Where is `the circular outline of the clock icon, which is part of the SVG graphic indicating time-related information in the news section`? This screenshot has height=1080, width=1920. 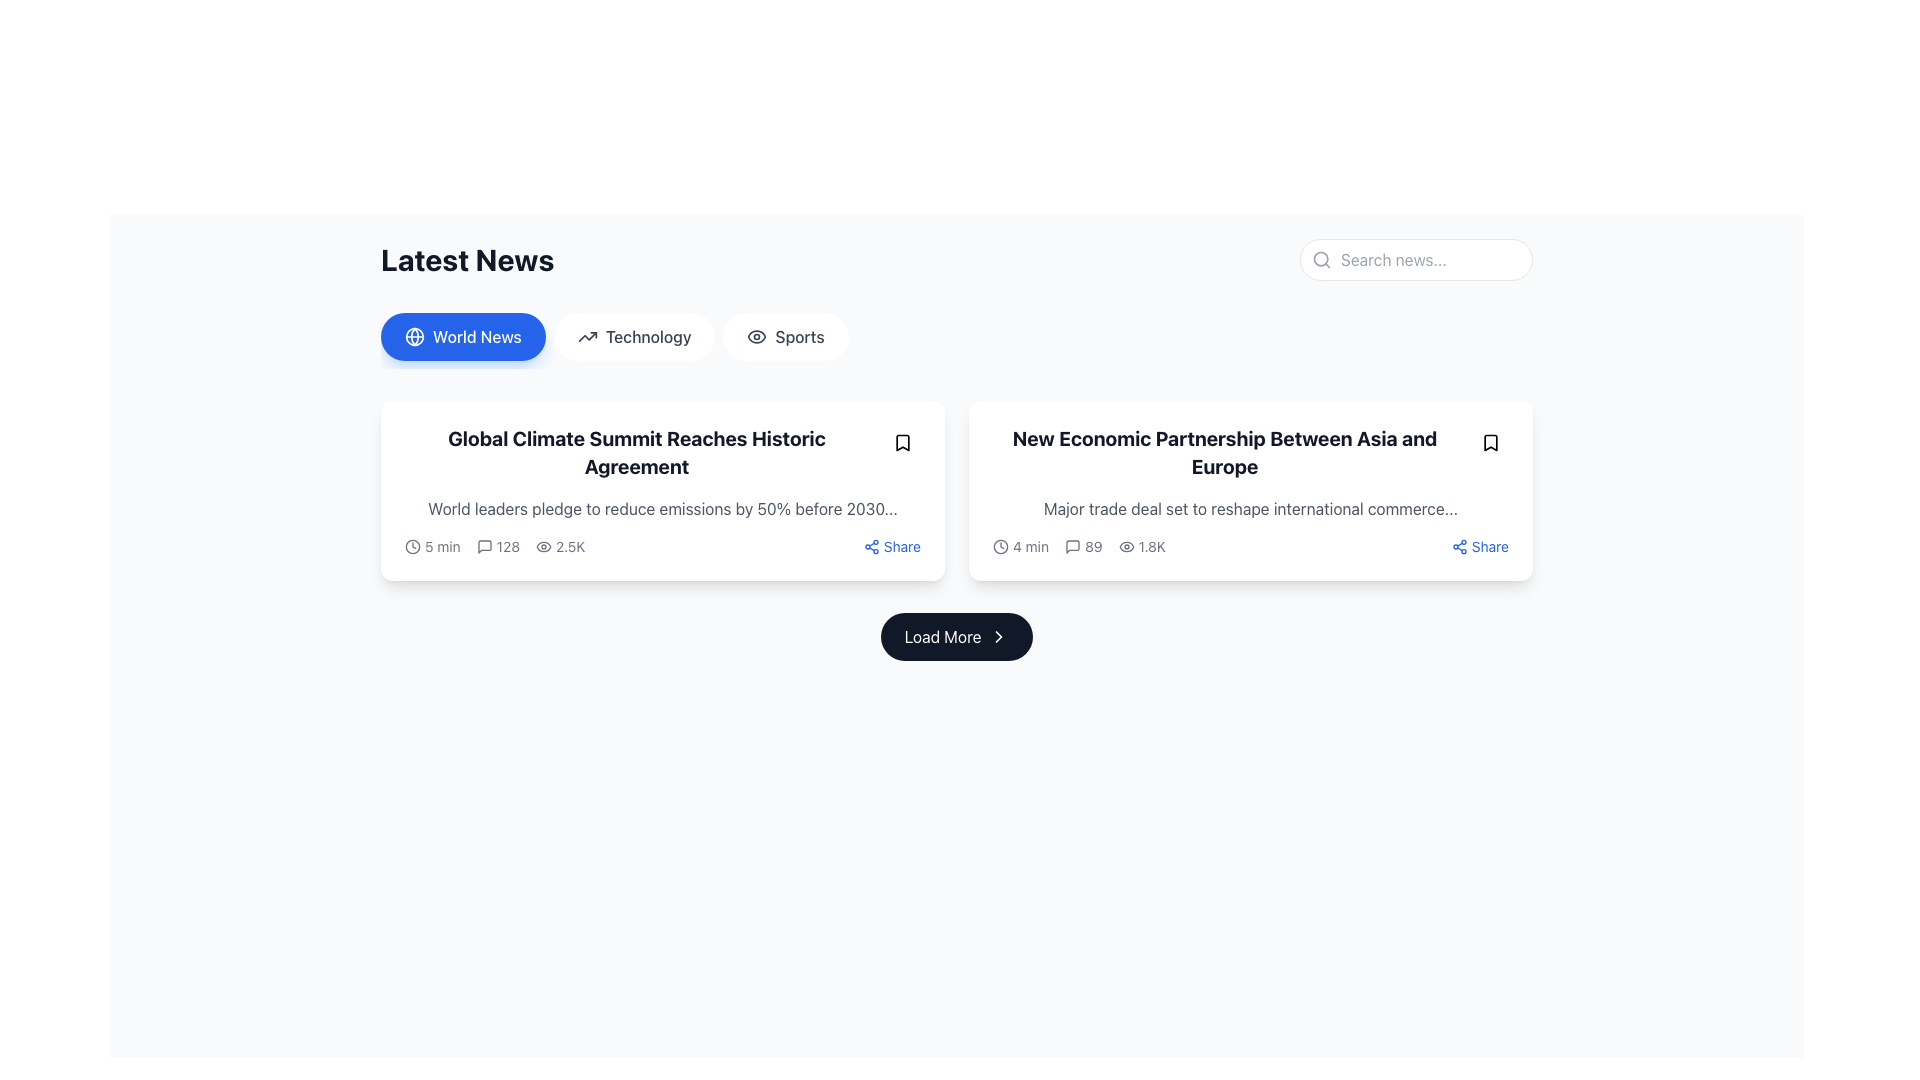
the circular outline of the clock icon, which is part of the SVG graphic indicating time-related information in the news section is located at coordinates (411, 547).